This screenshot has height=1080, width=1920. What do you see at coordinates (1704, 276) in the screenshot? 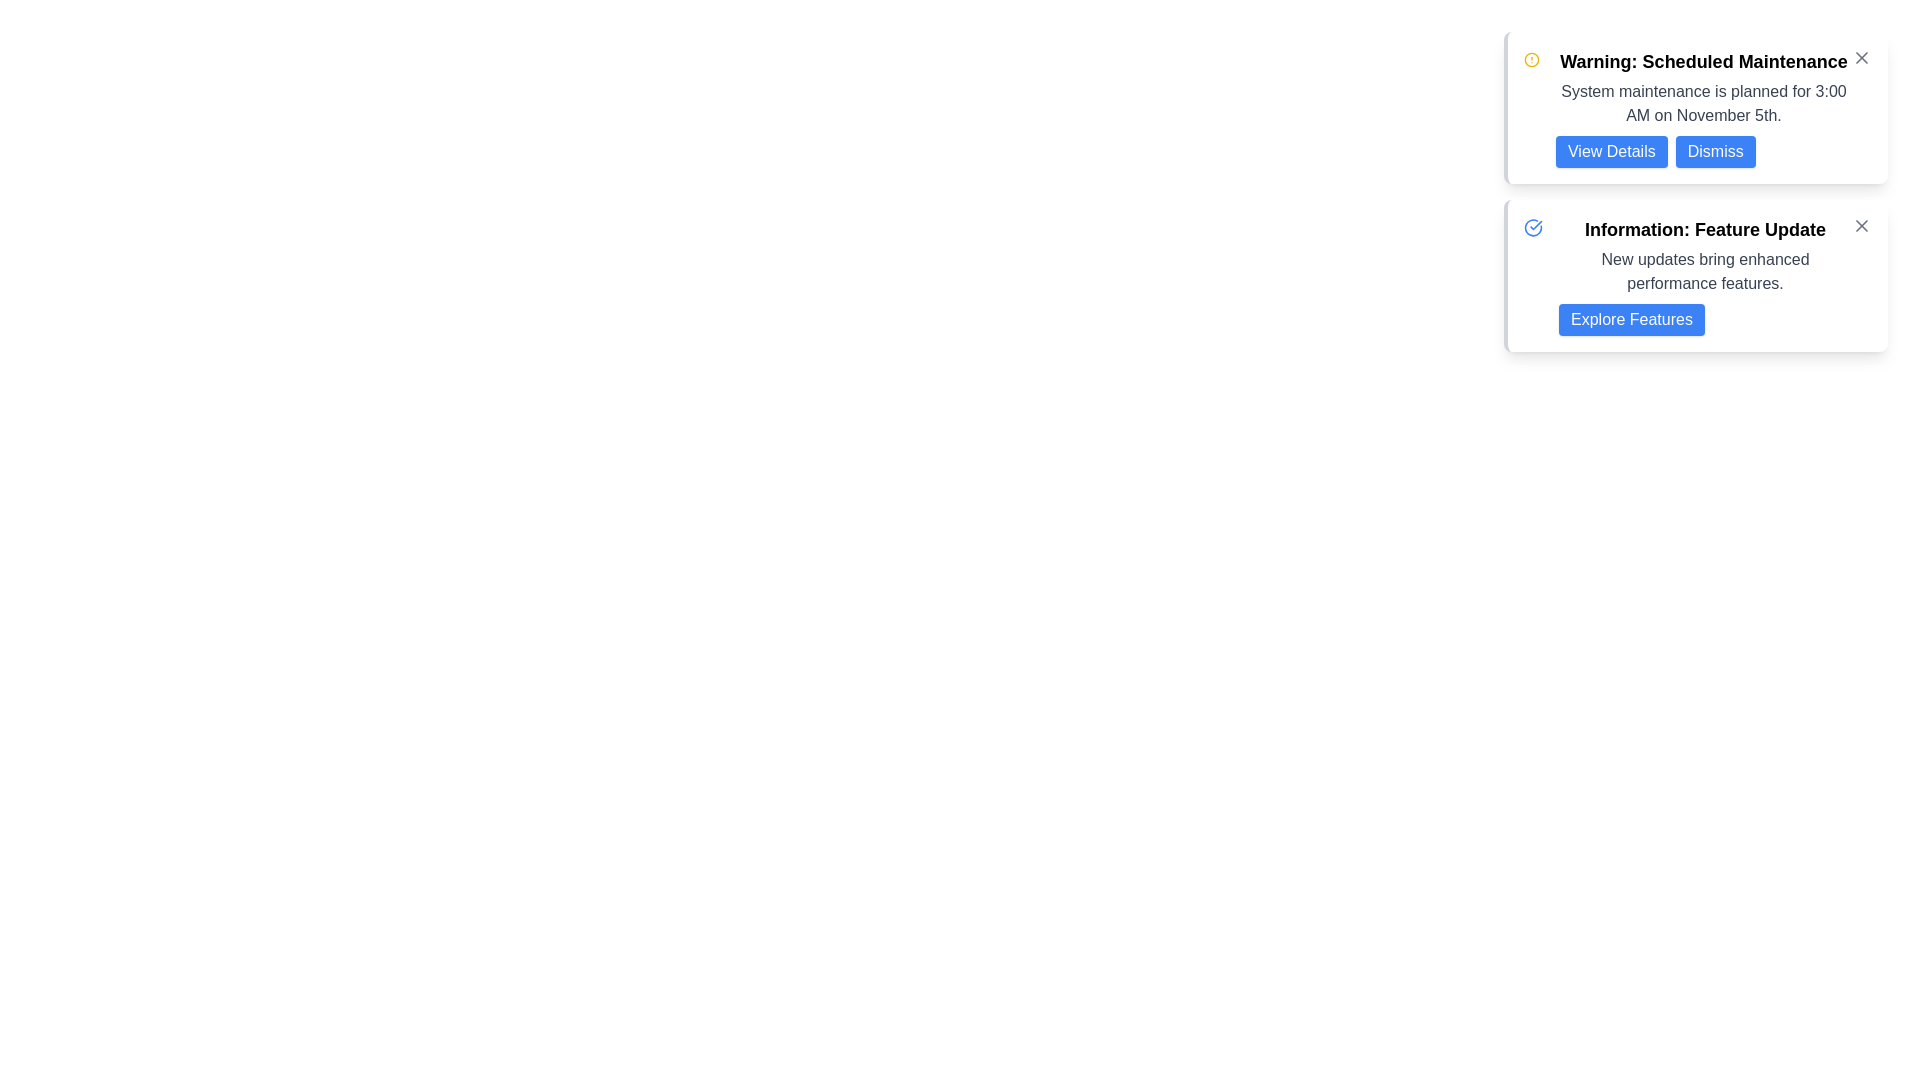
I see `text of the information card about the feature update, which is located on the right side of the interface and is the second card in a vertical stack` at bounding box center [1704, 276].